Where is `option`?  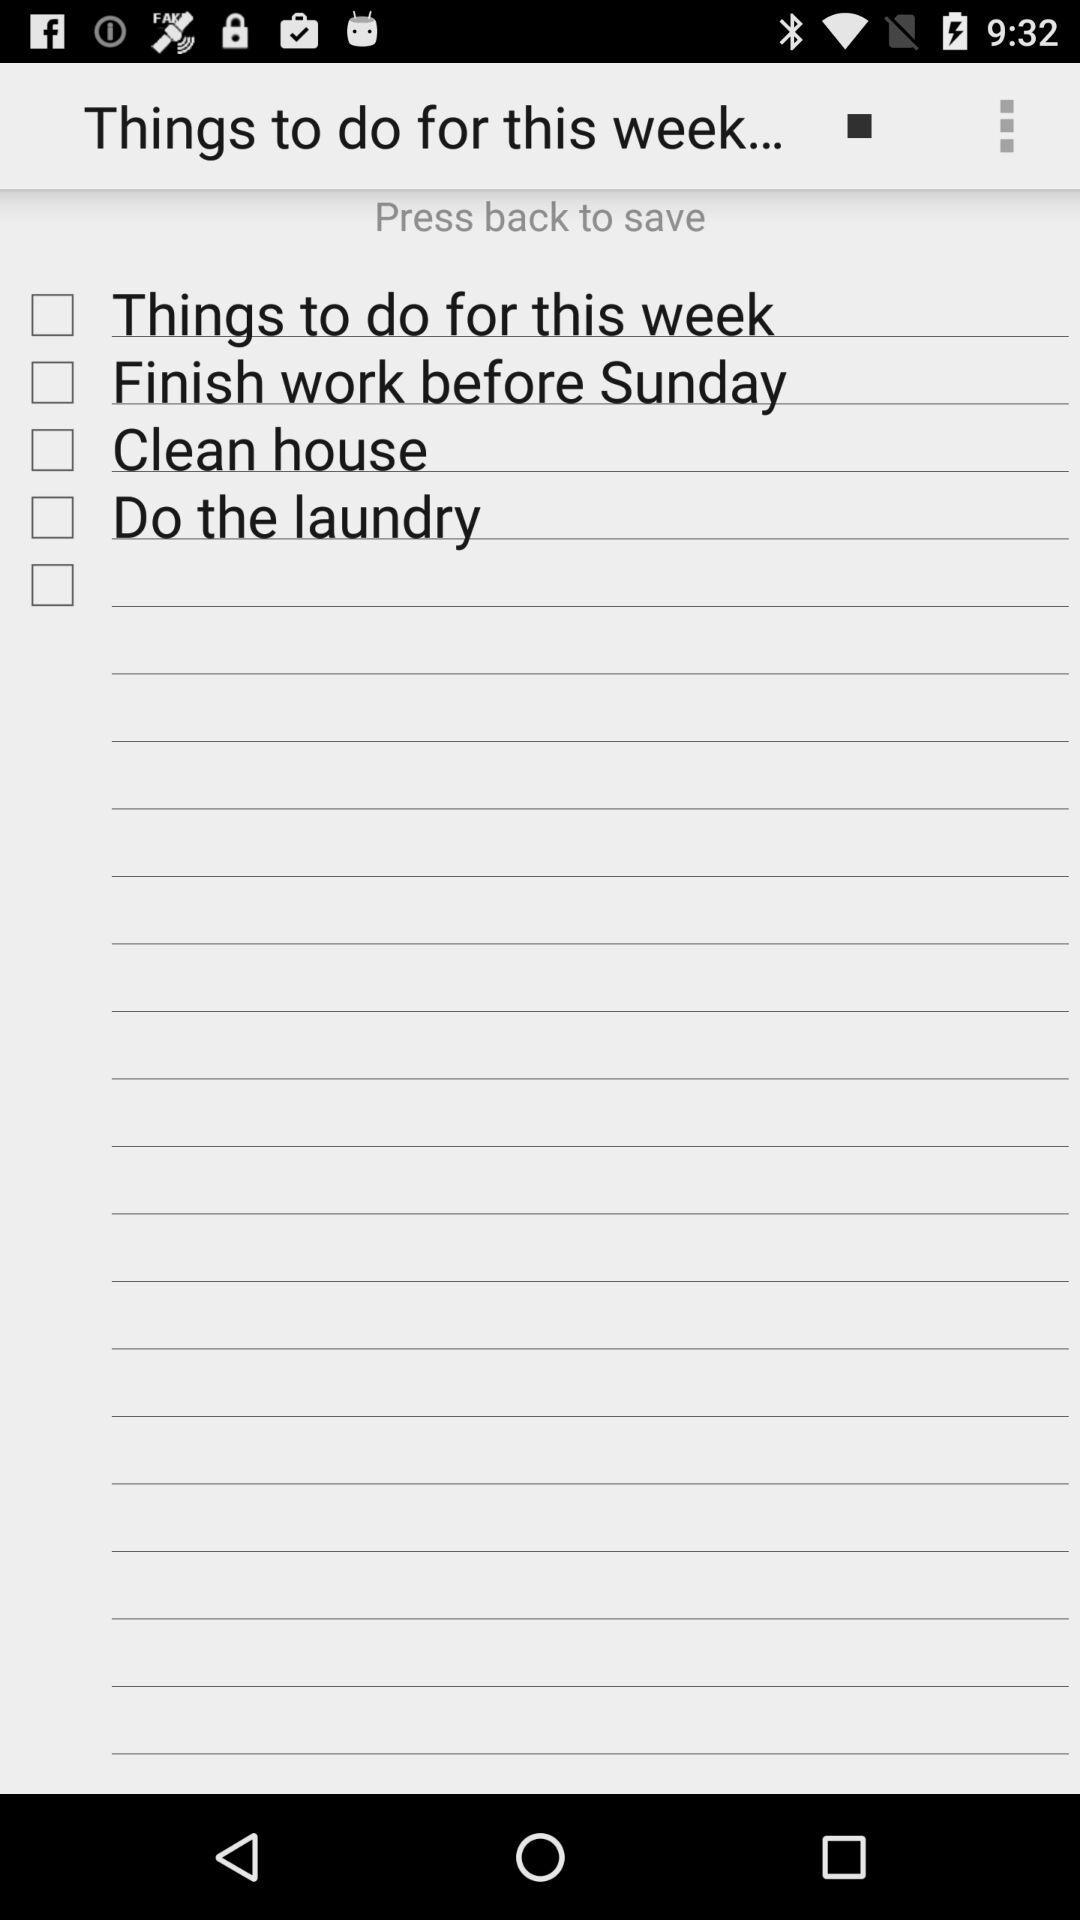 option is located at coordinates (46, 314).